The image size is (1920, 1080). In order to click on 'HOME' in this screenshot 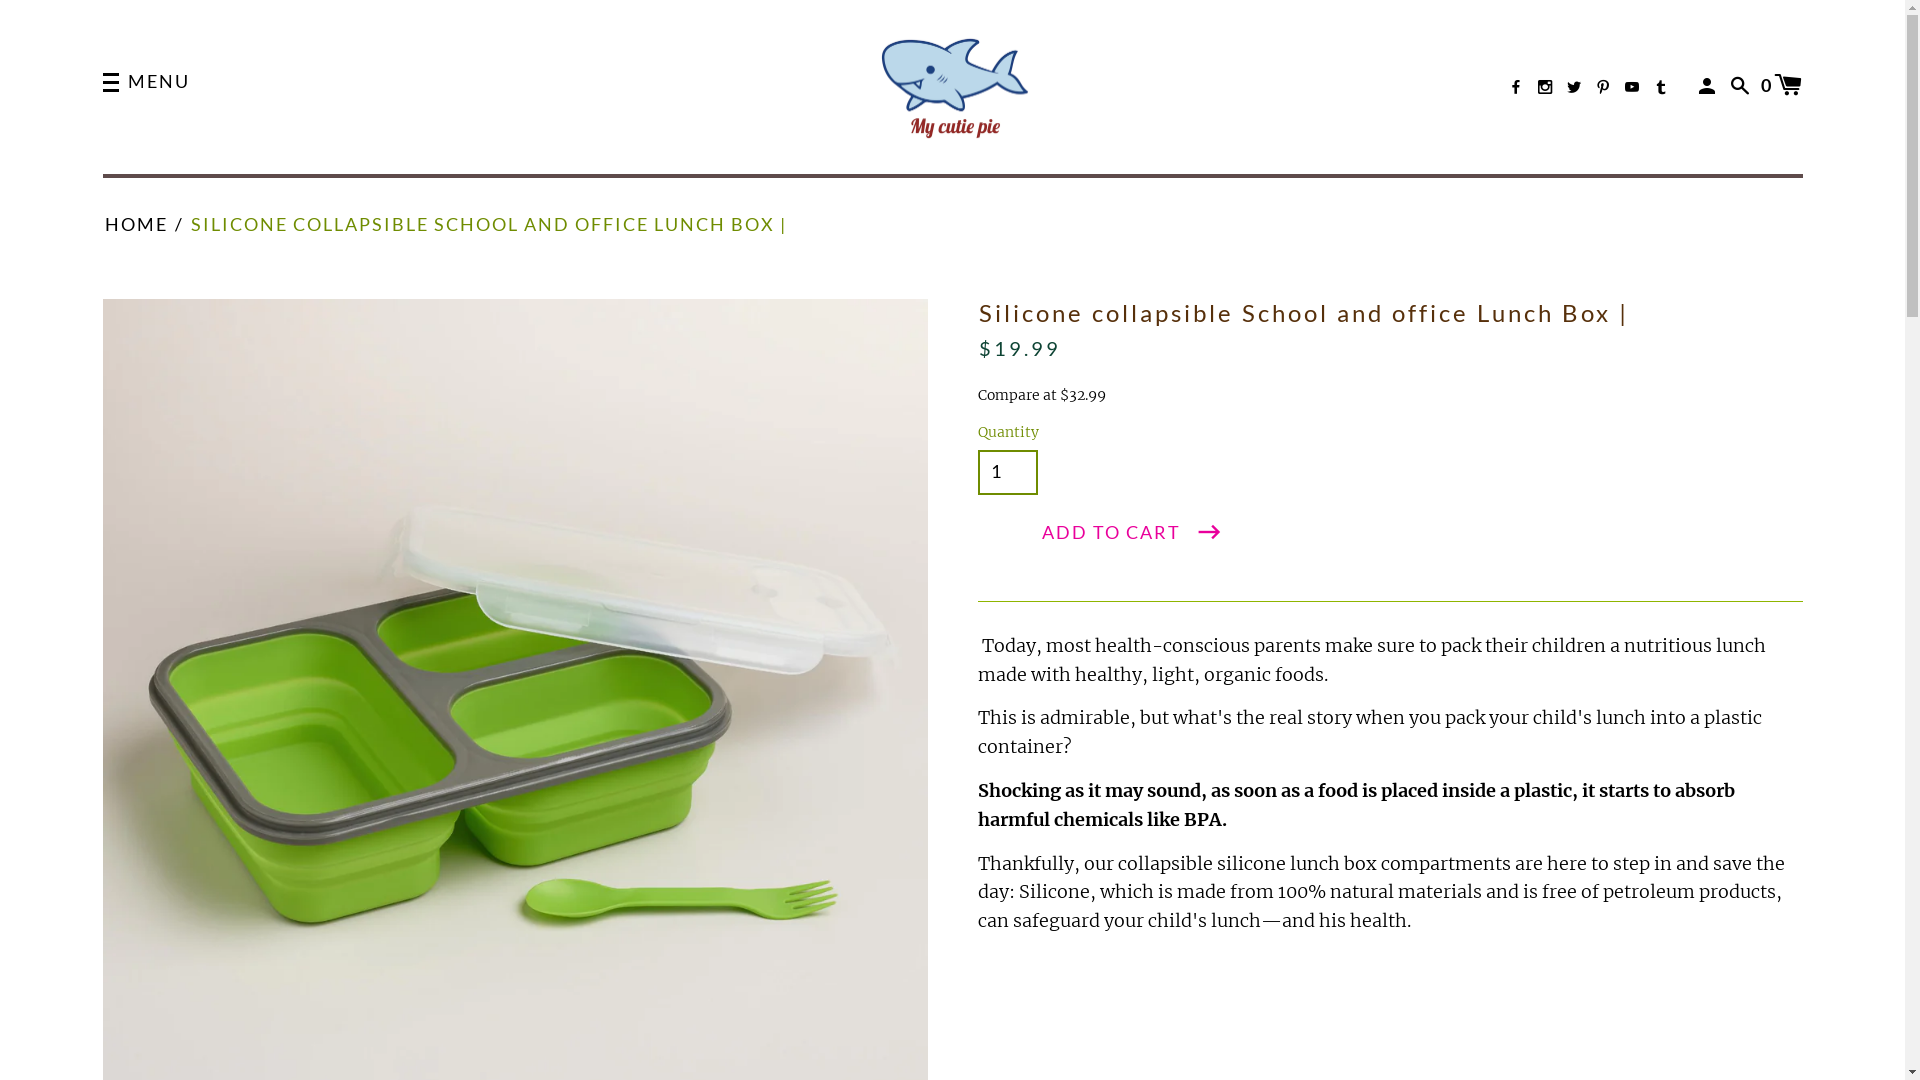, I will do `click(134, 224)`.